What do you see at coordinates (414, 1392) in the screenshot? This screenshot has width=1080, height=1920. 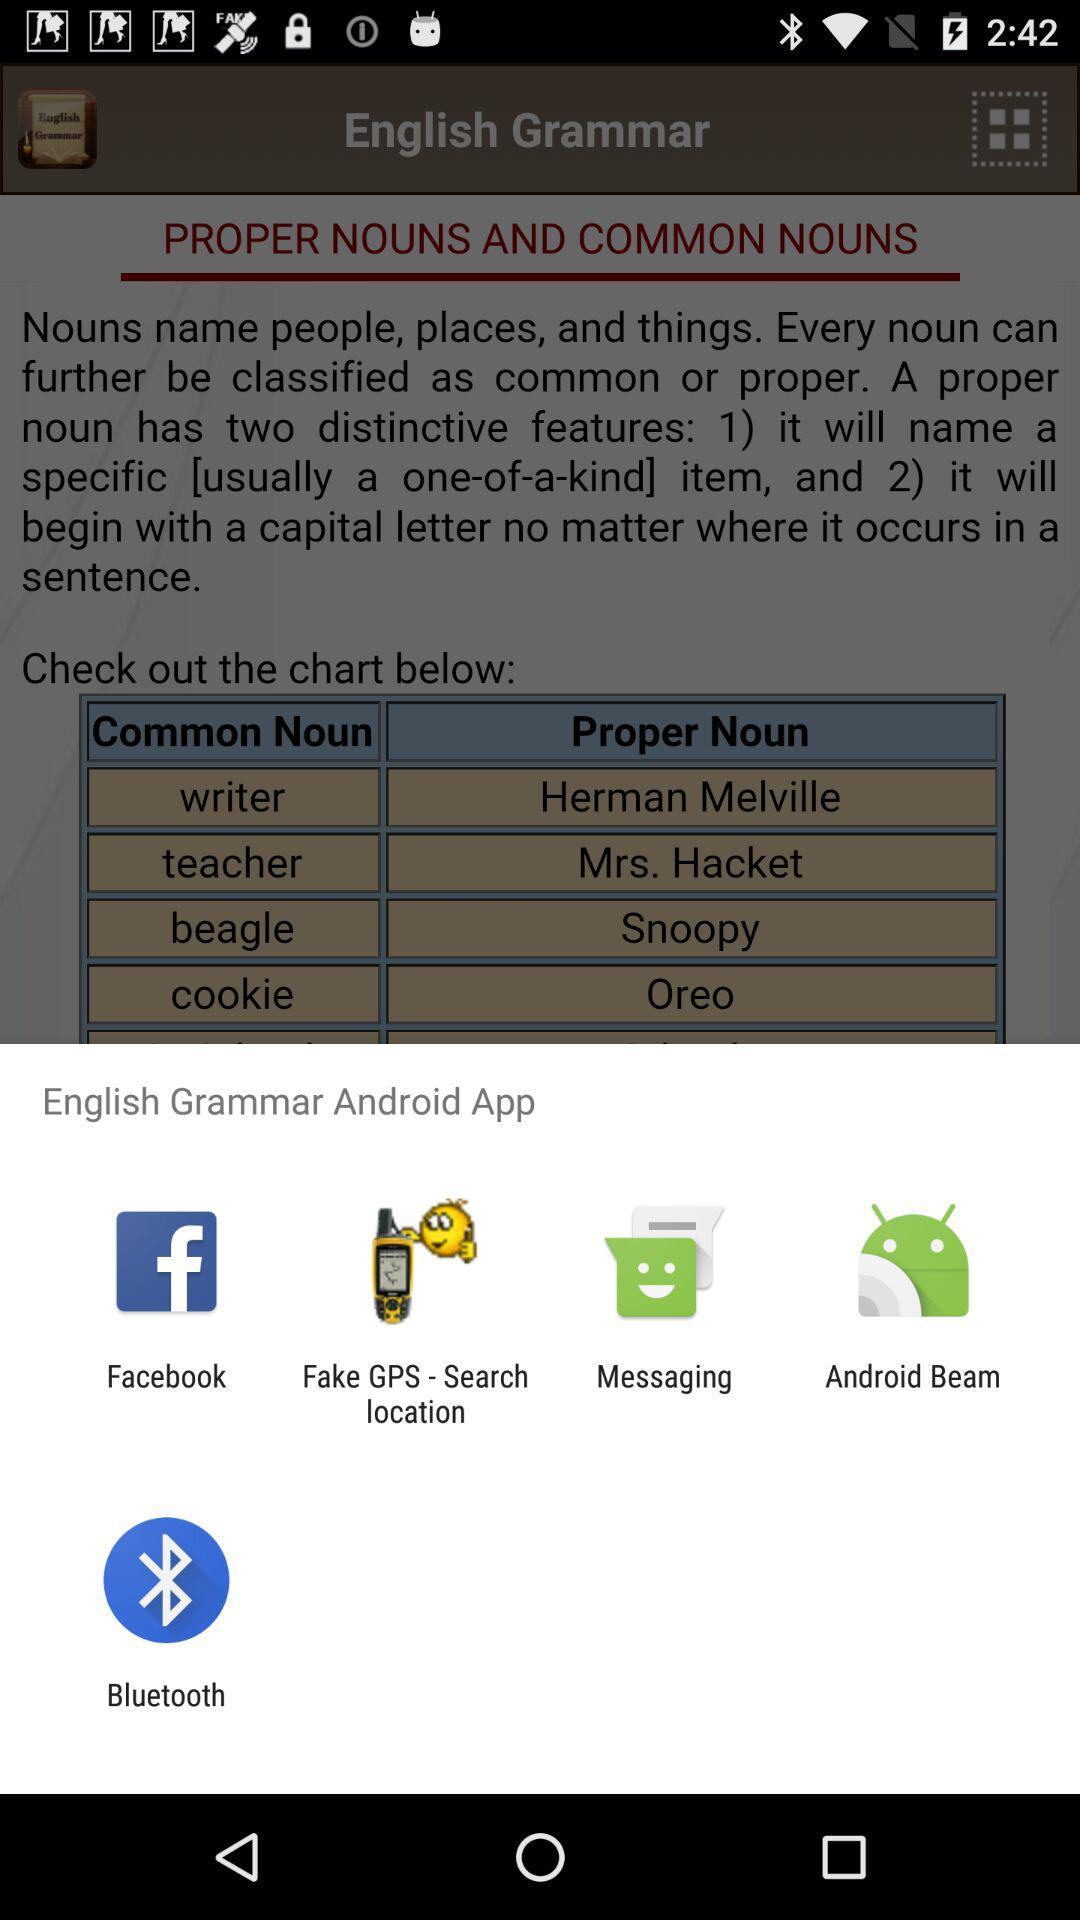 I see `the fake gps search app` at bounding box center [414, 1392].